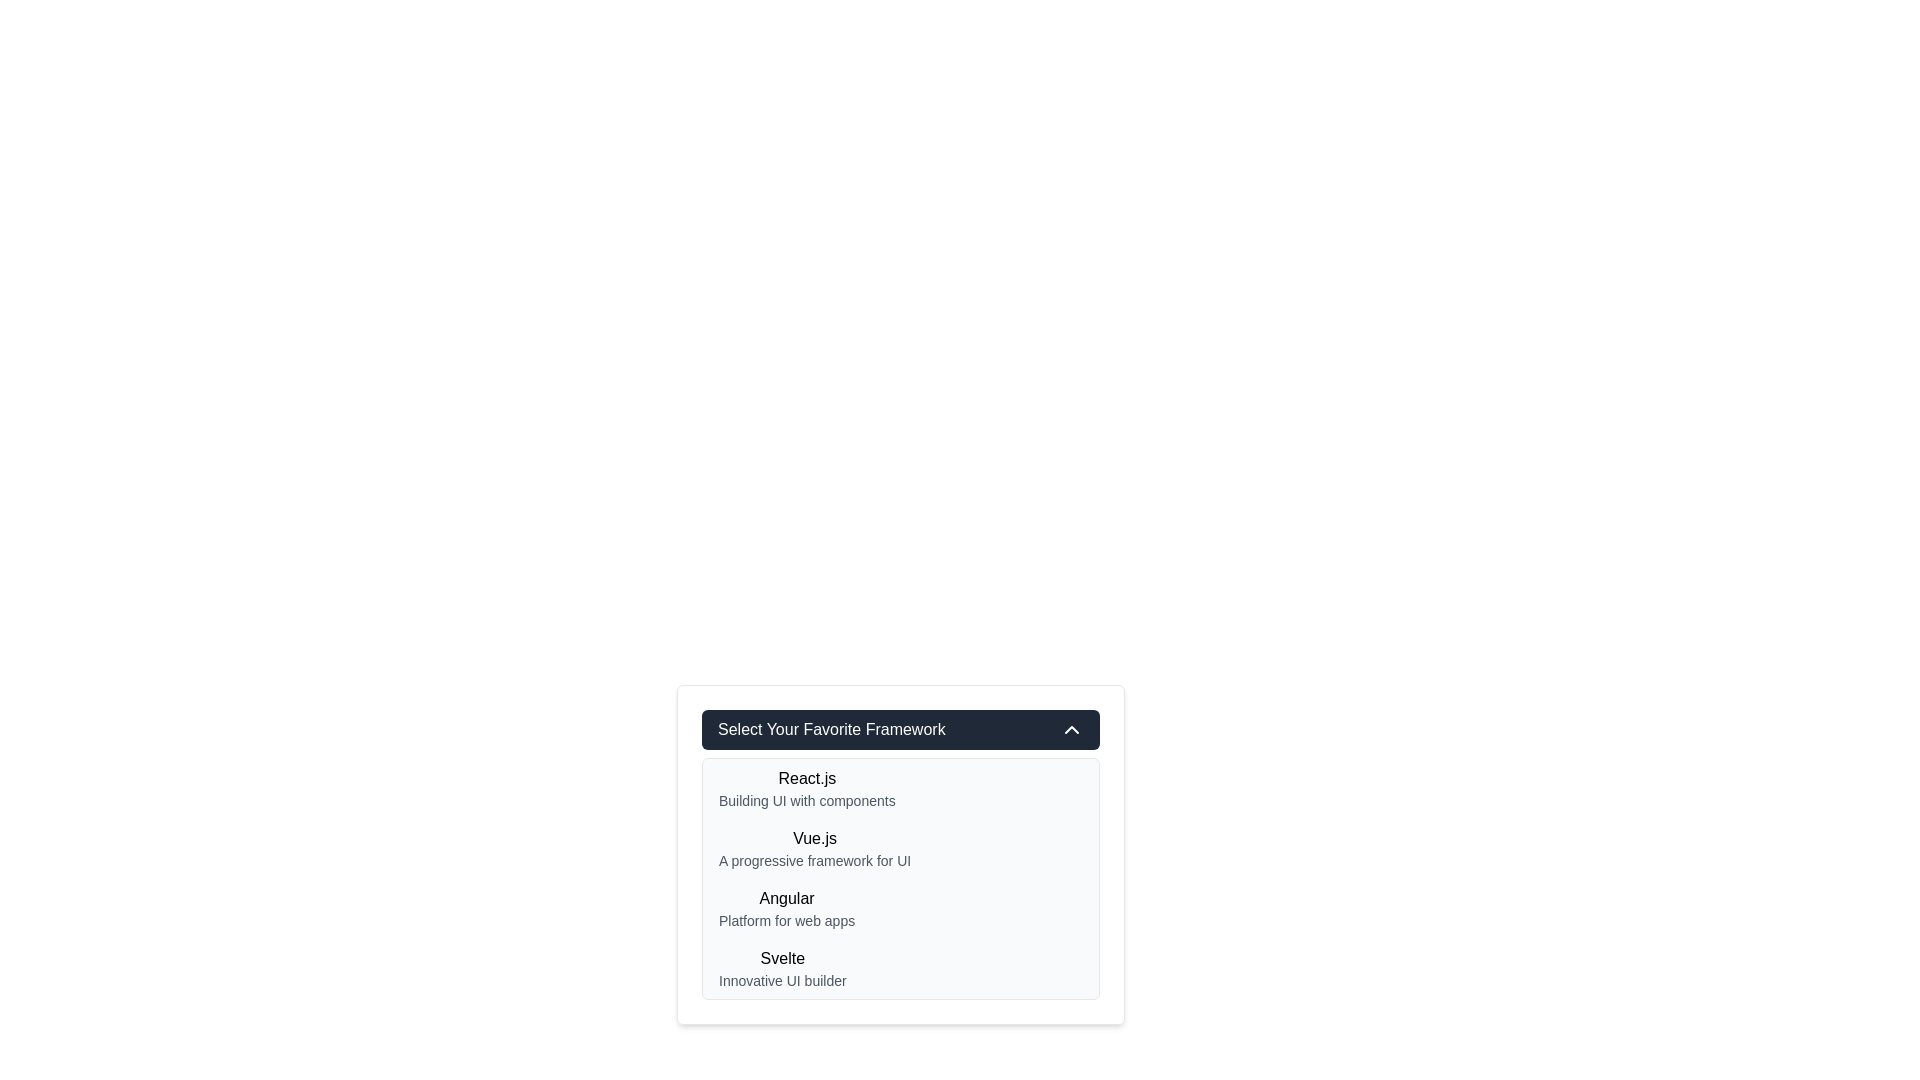 The image size is (1920, 1080). I want to click on the list item for selecting the Vue.js framework located in the second row of the dropdown menu below 'Select Your Favorite Framework', directly below 'React.js', so click(815, 848).